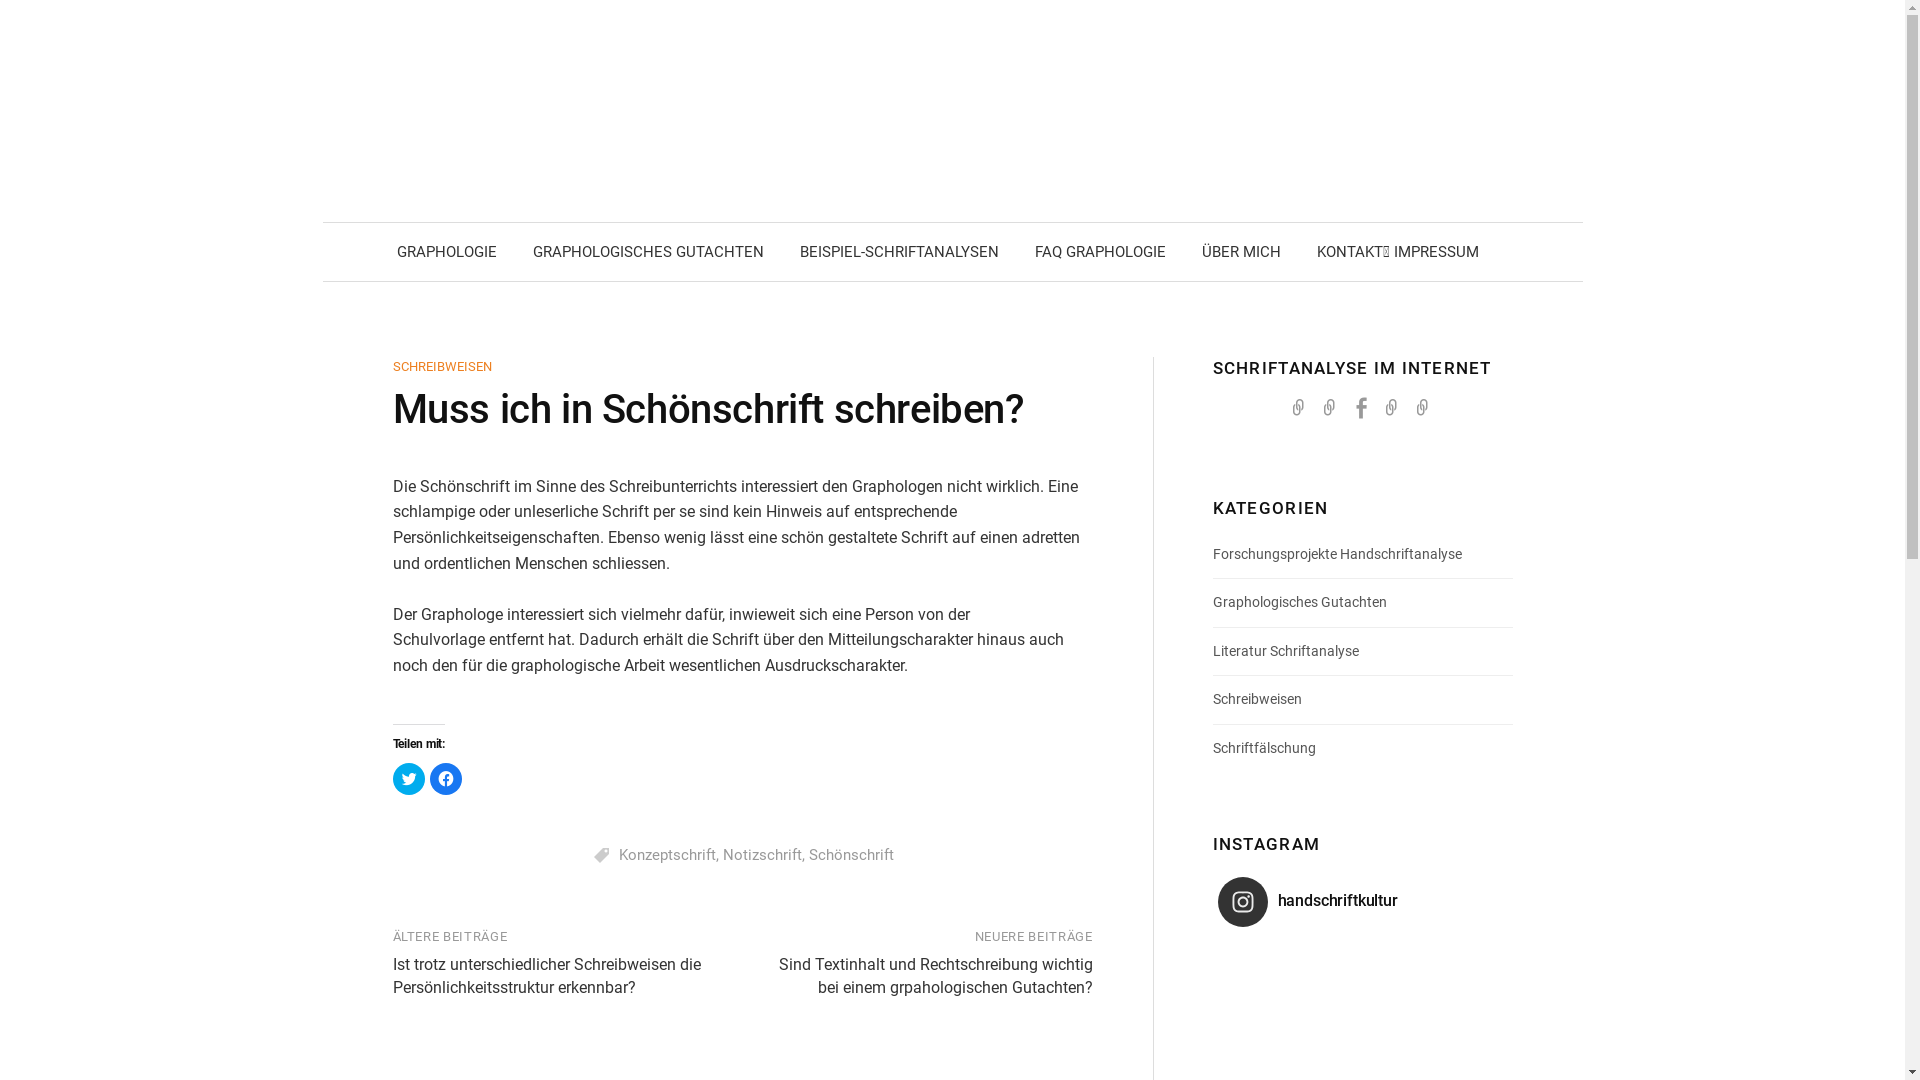 The image size is (1920, 1080). What do you see at coordinates (647, 250) in the screenshot?
I see `'GRAPHOLOGISCHES GUTACHTEN'` at bounding box center [647, 250].